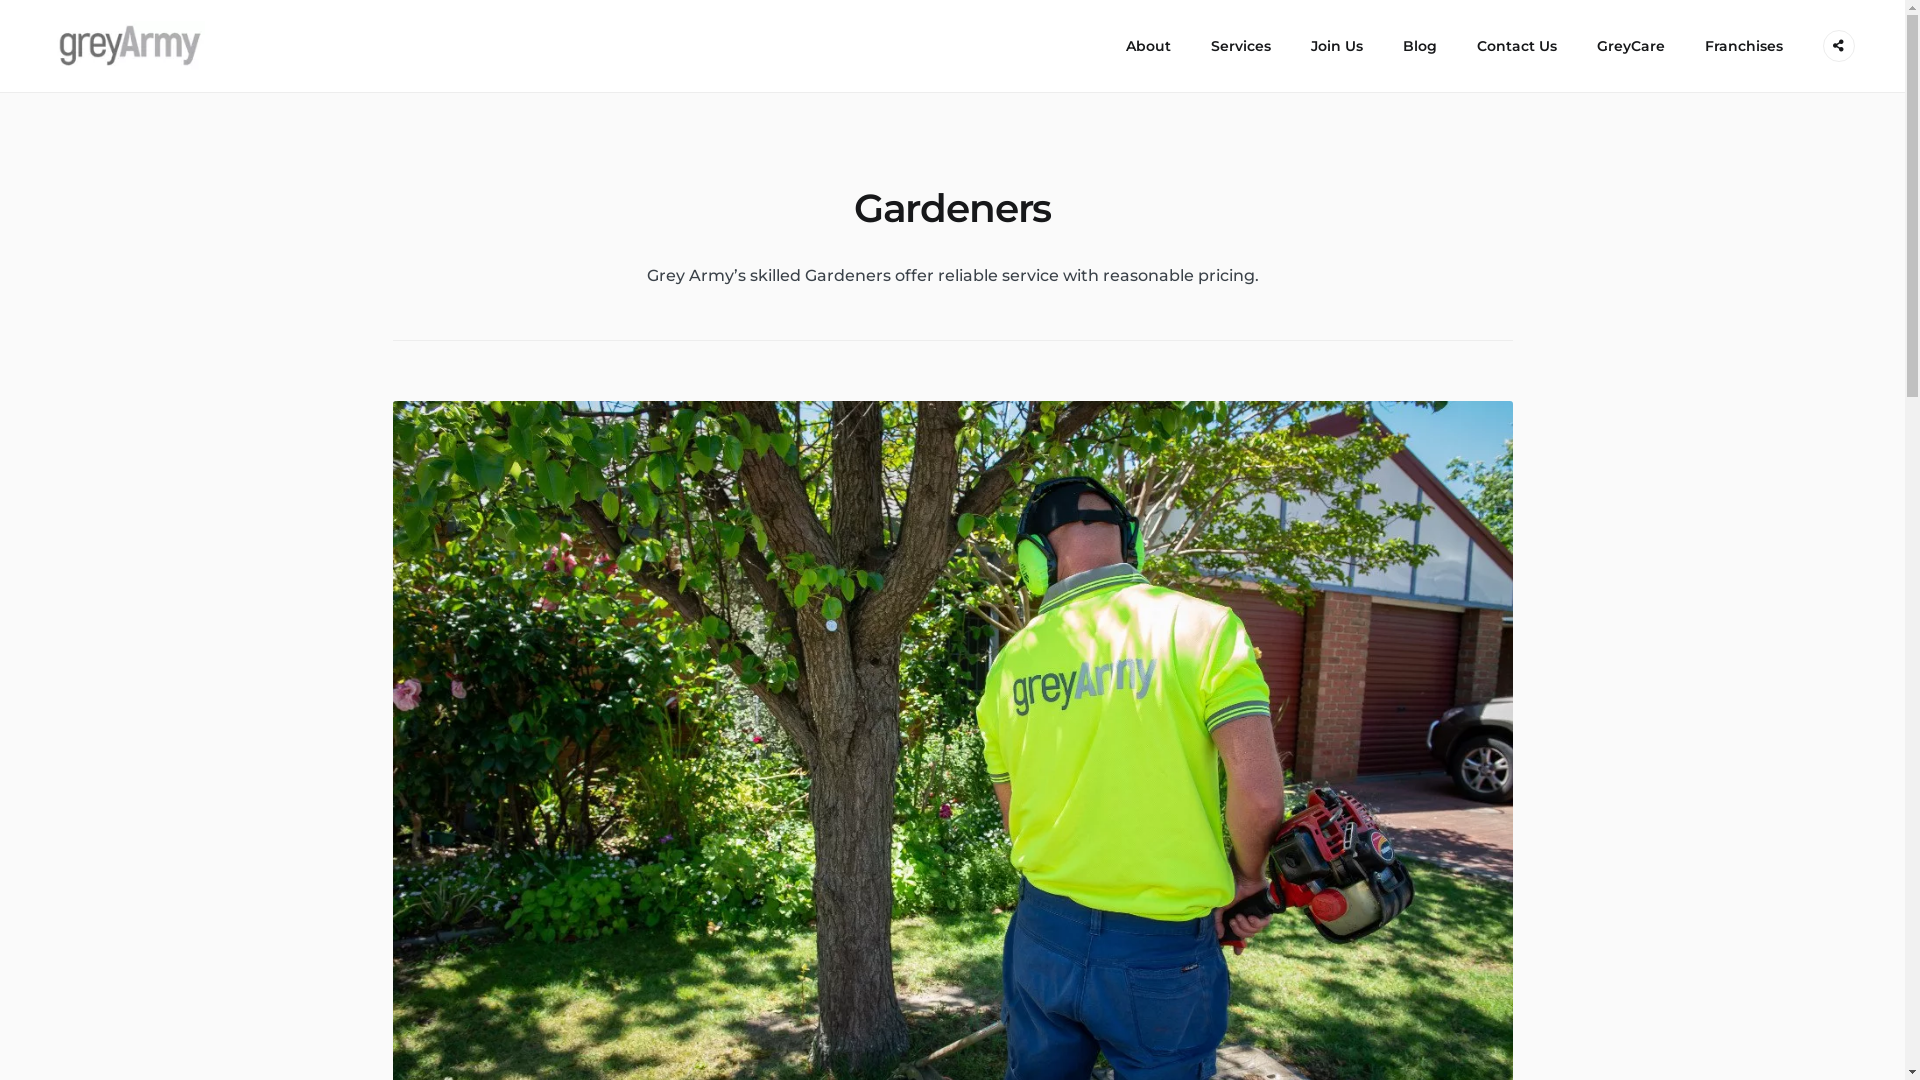 This screenshot has width=1920, height=1080. Describe the element at coordinates (1457, 45) in the screenshot. I see `'Contact Us'` at that location.